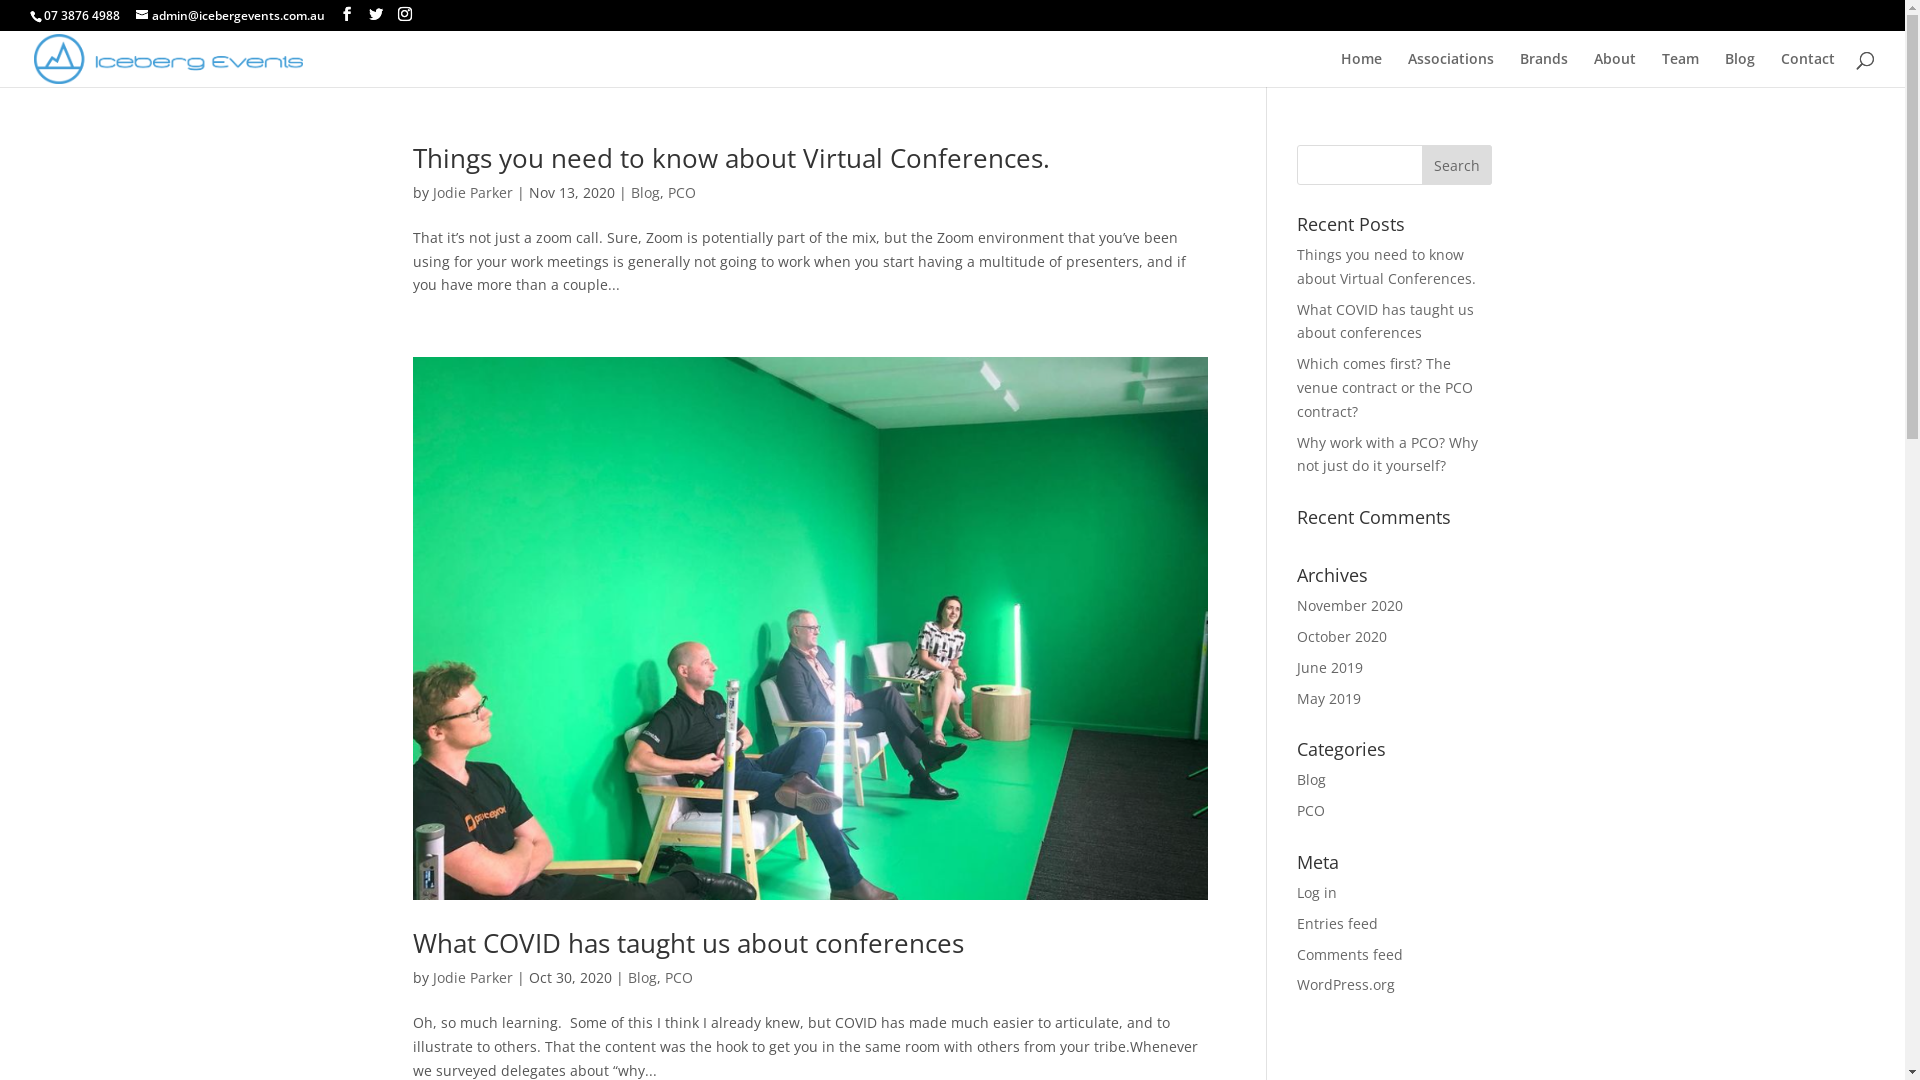  I want to click on 'PCO', so click(677, 976).